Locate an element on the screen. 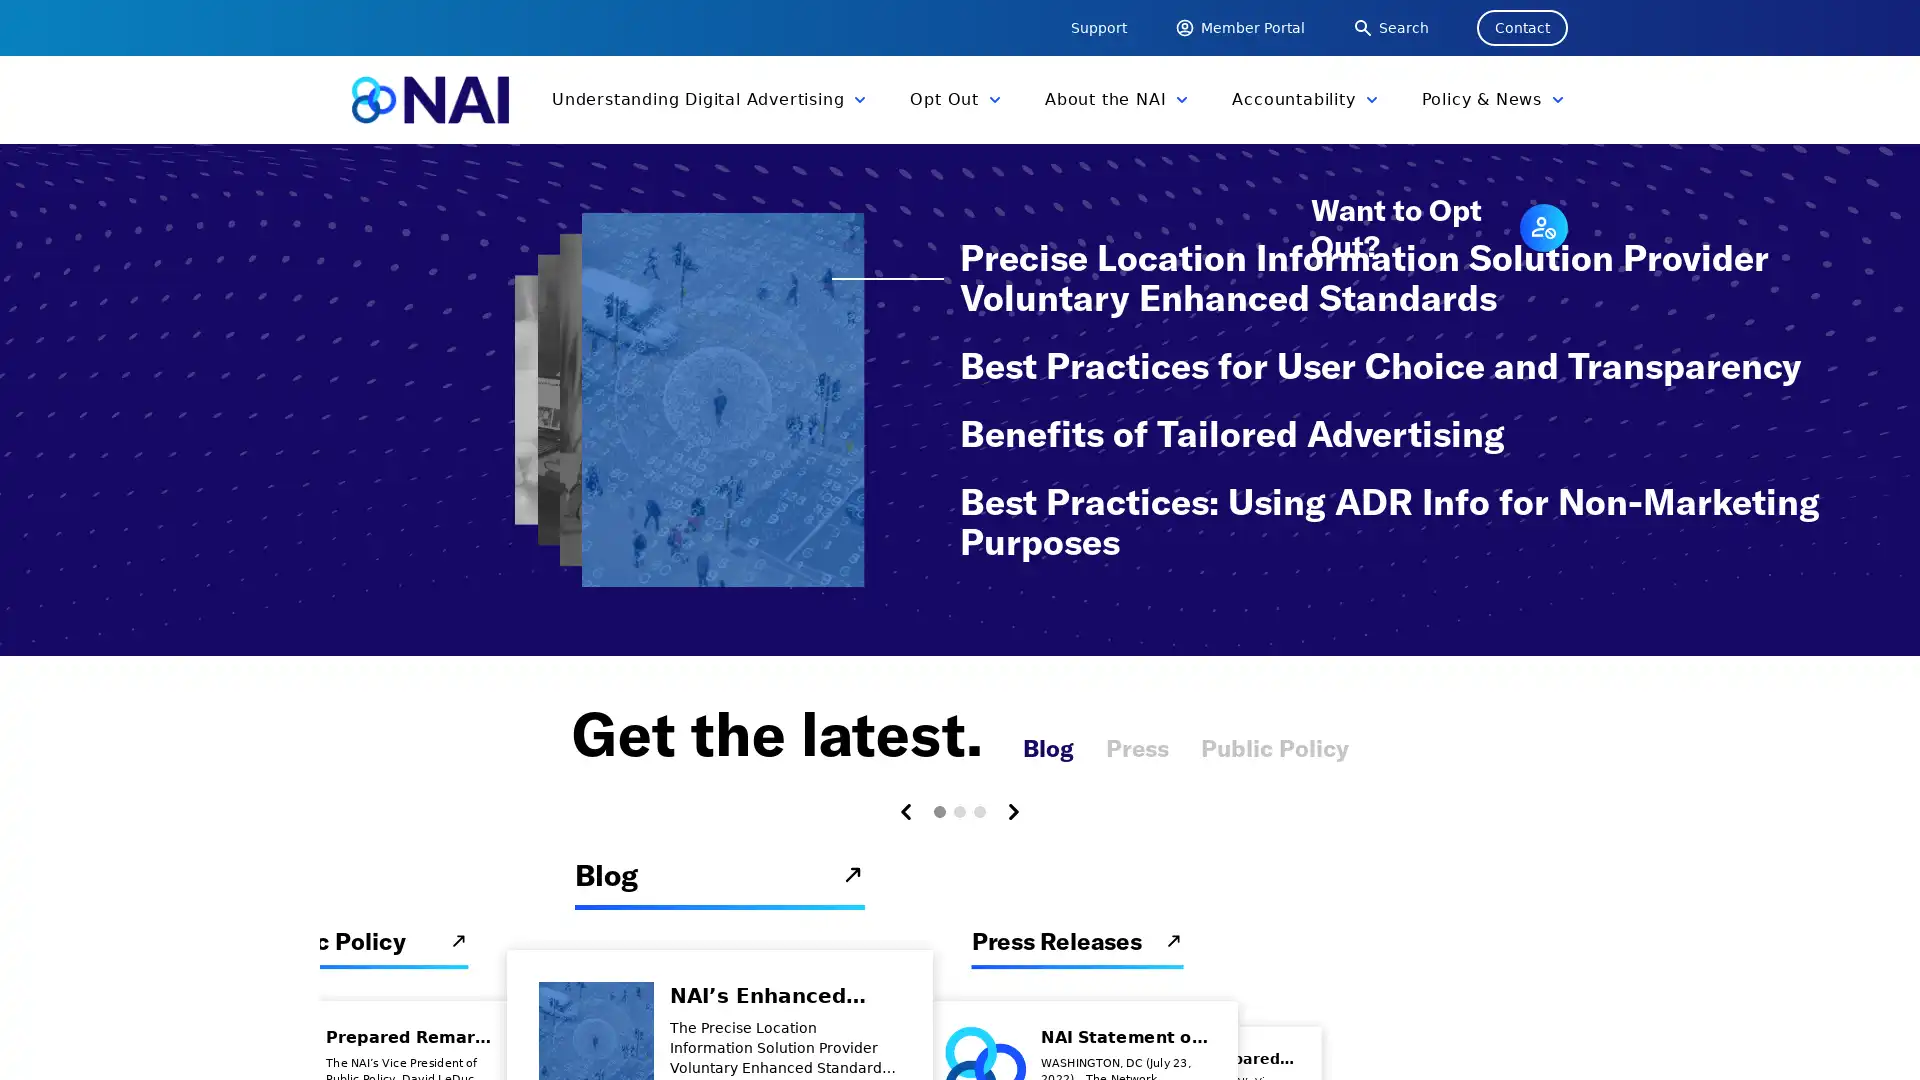  Blog is located at coordinates (1046, 748).